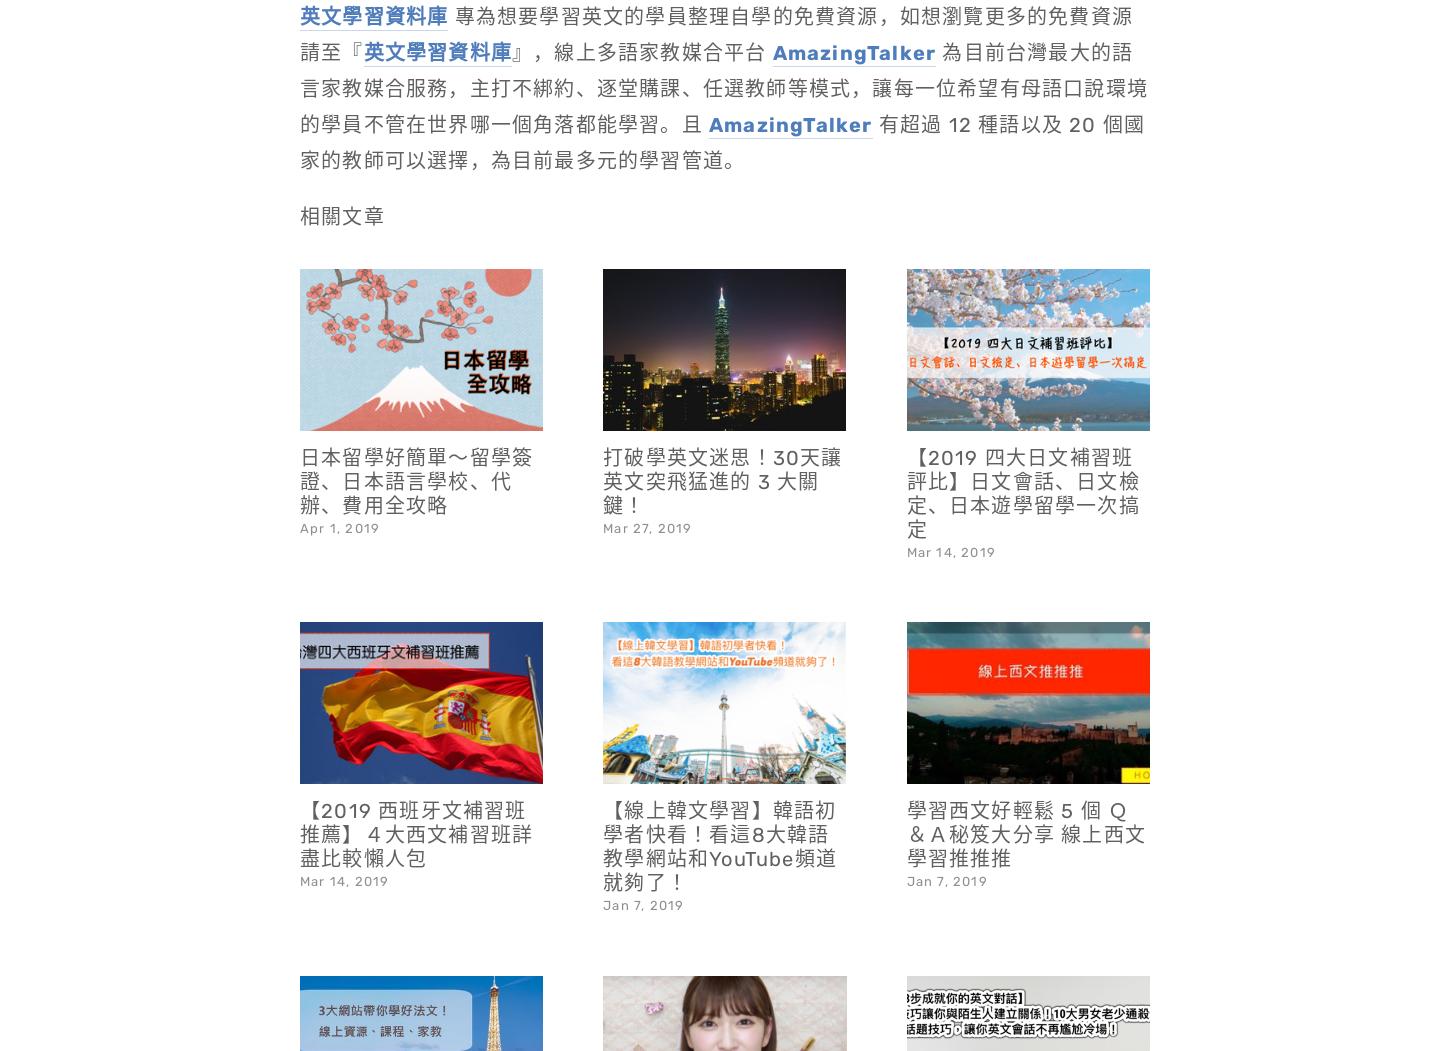 Image resolution: width=1450 pixels, height=1051 pixels. Describe the element at coordinates (415, 781) in the screenshot. I see `'【2019 西班牙文補習班推薦】４大西文補習班詳盡比較懶人包'` at that location.